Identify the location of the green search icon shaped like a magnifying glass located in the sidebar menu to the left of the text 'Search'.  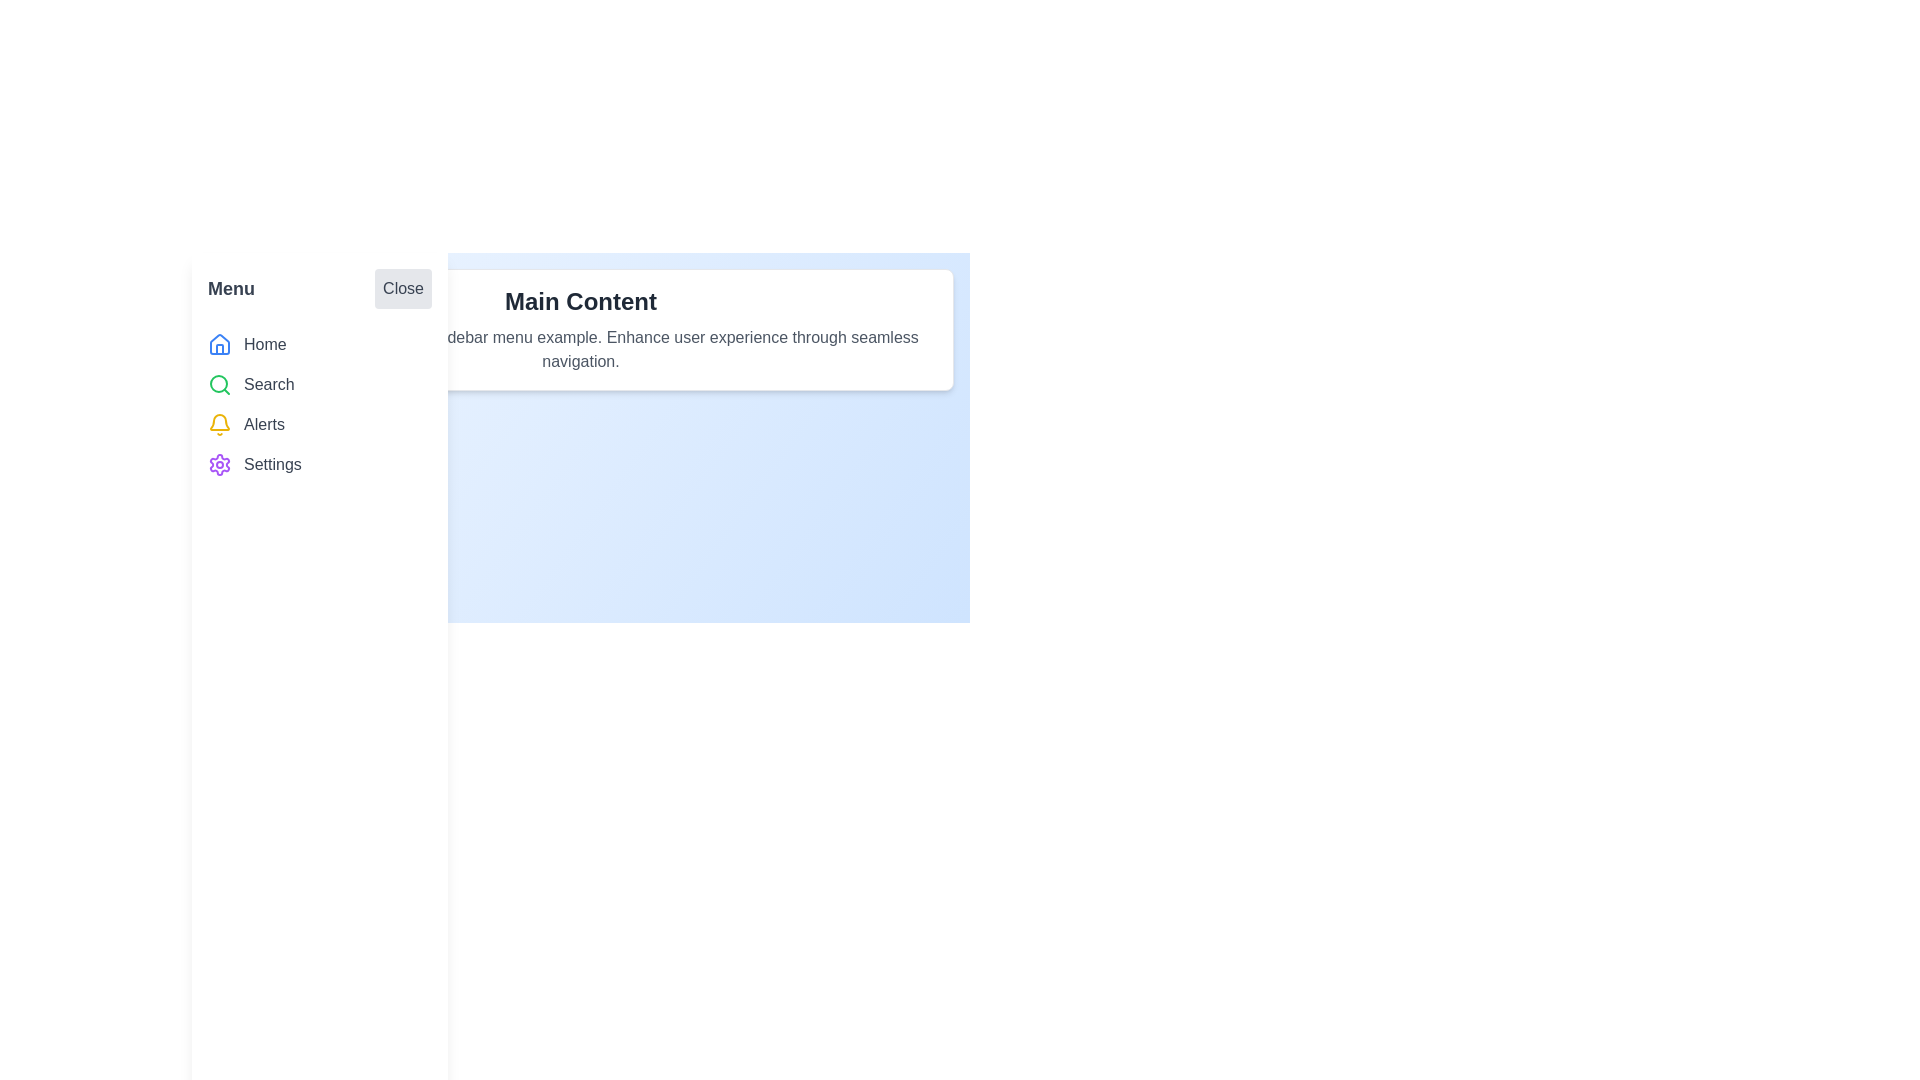
(220, 385).